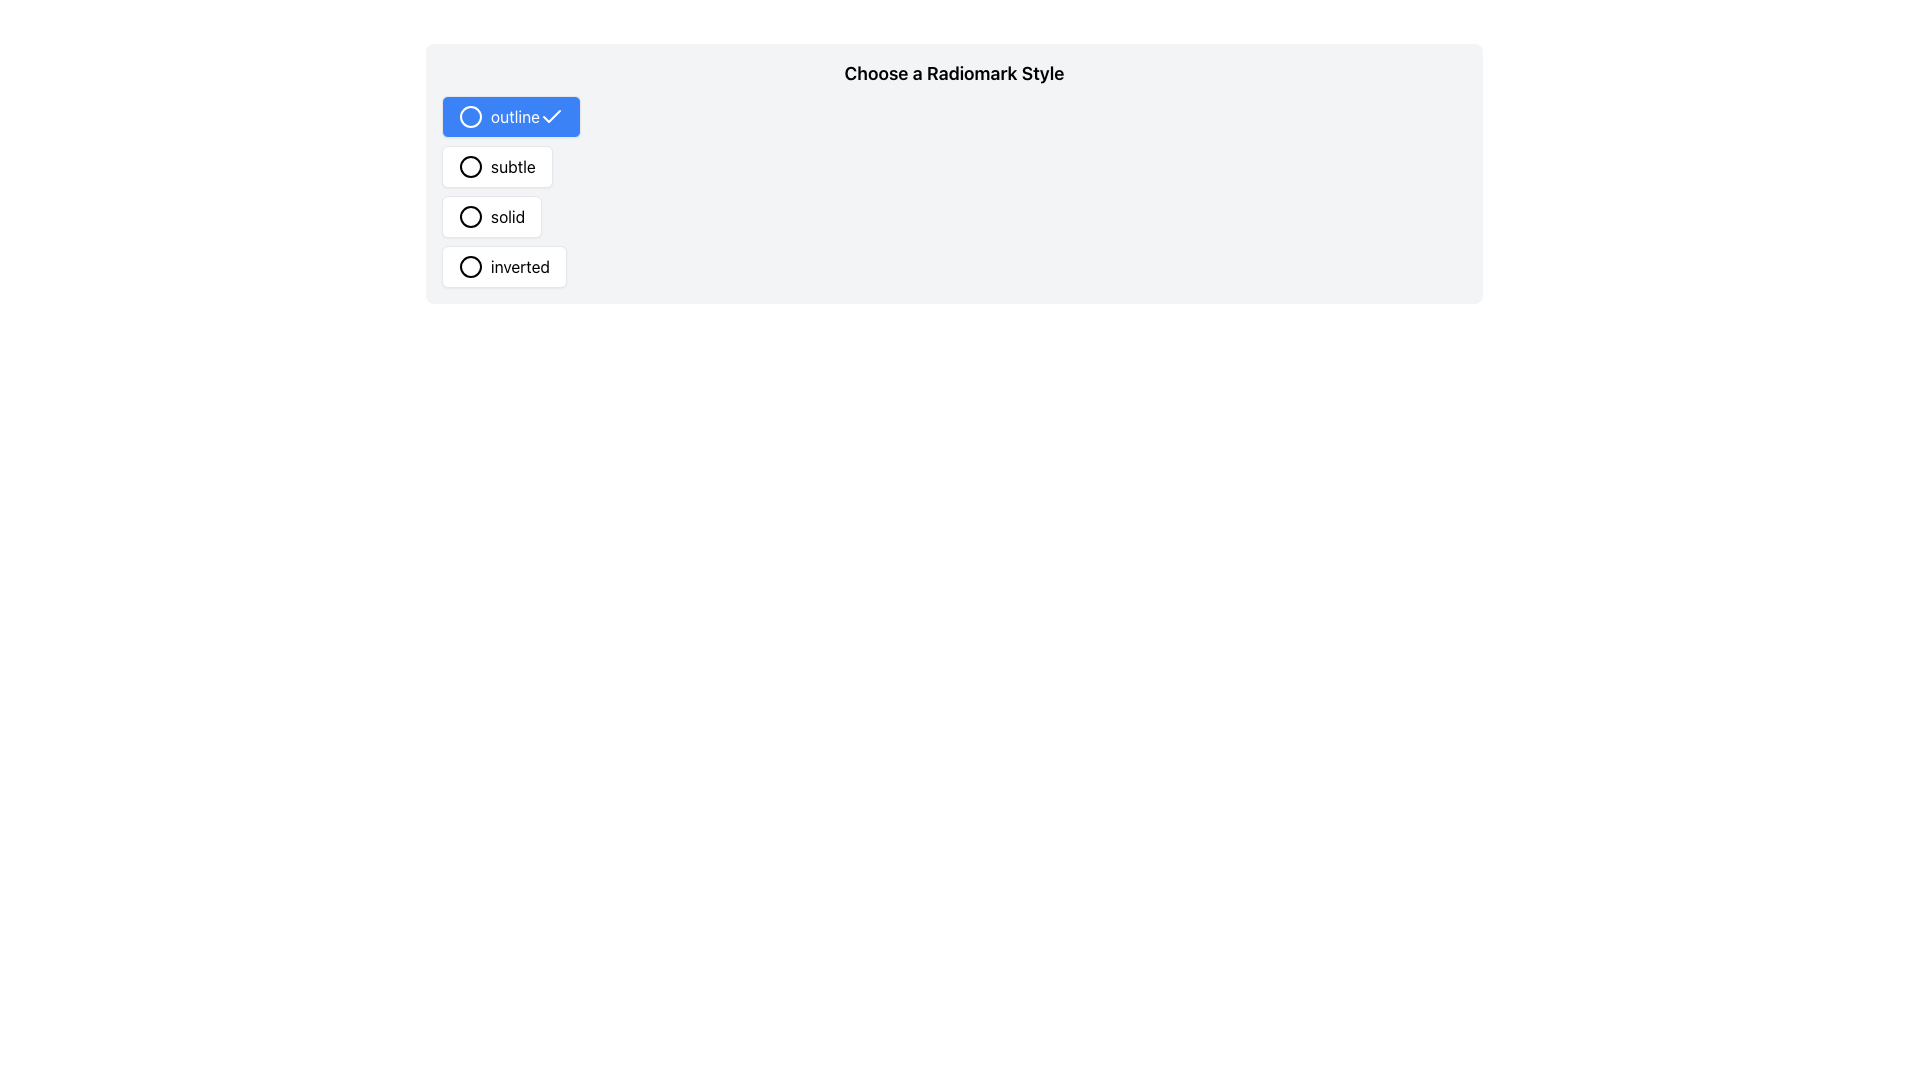 Image resolution: width=1920 pixels, height=1080 pixels. What do you see at coordinates (551, 116) in the screenshot?
I see `the visual indication of selection by interacting with the checkmark icon displayed within a blue background on the far-right edge of the button labeled 'outline'` at bounding box center [551, 116].